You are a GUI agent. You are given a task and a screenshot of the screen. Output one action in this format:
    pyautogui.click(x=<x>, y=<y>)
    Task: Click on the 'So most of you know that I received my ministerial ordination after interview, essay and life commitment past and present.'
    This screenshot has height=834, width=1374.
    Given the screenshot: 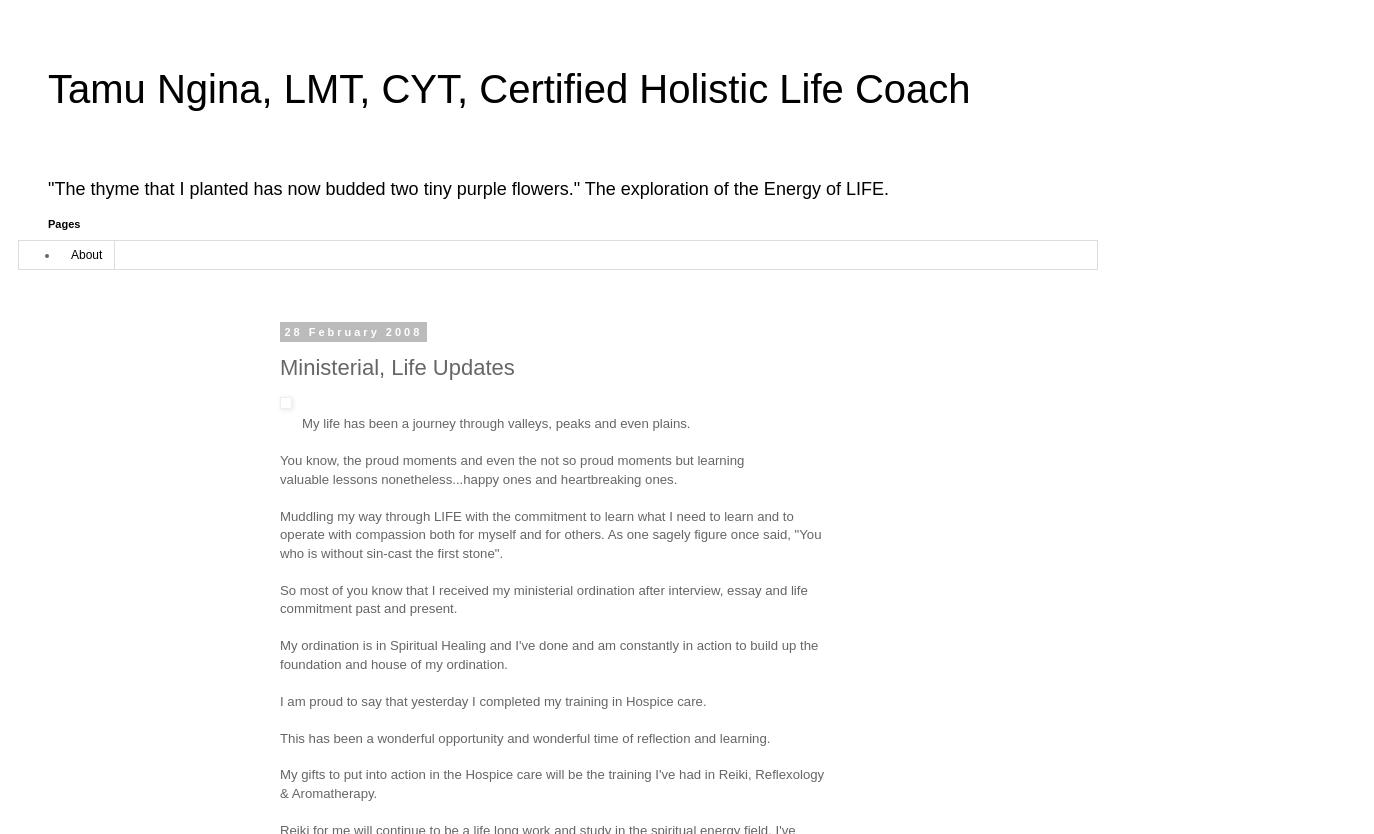 What is the action you would take?
    pyautogui.click(x=543, y=598)
    